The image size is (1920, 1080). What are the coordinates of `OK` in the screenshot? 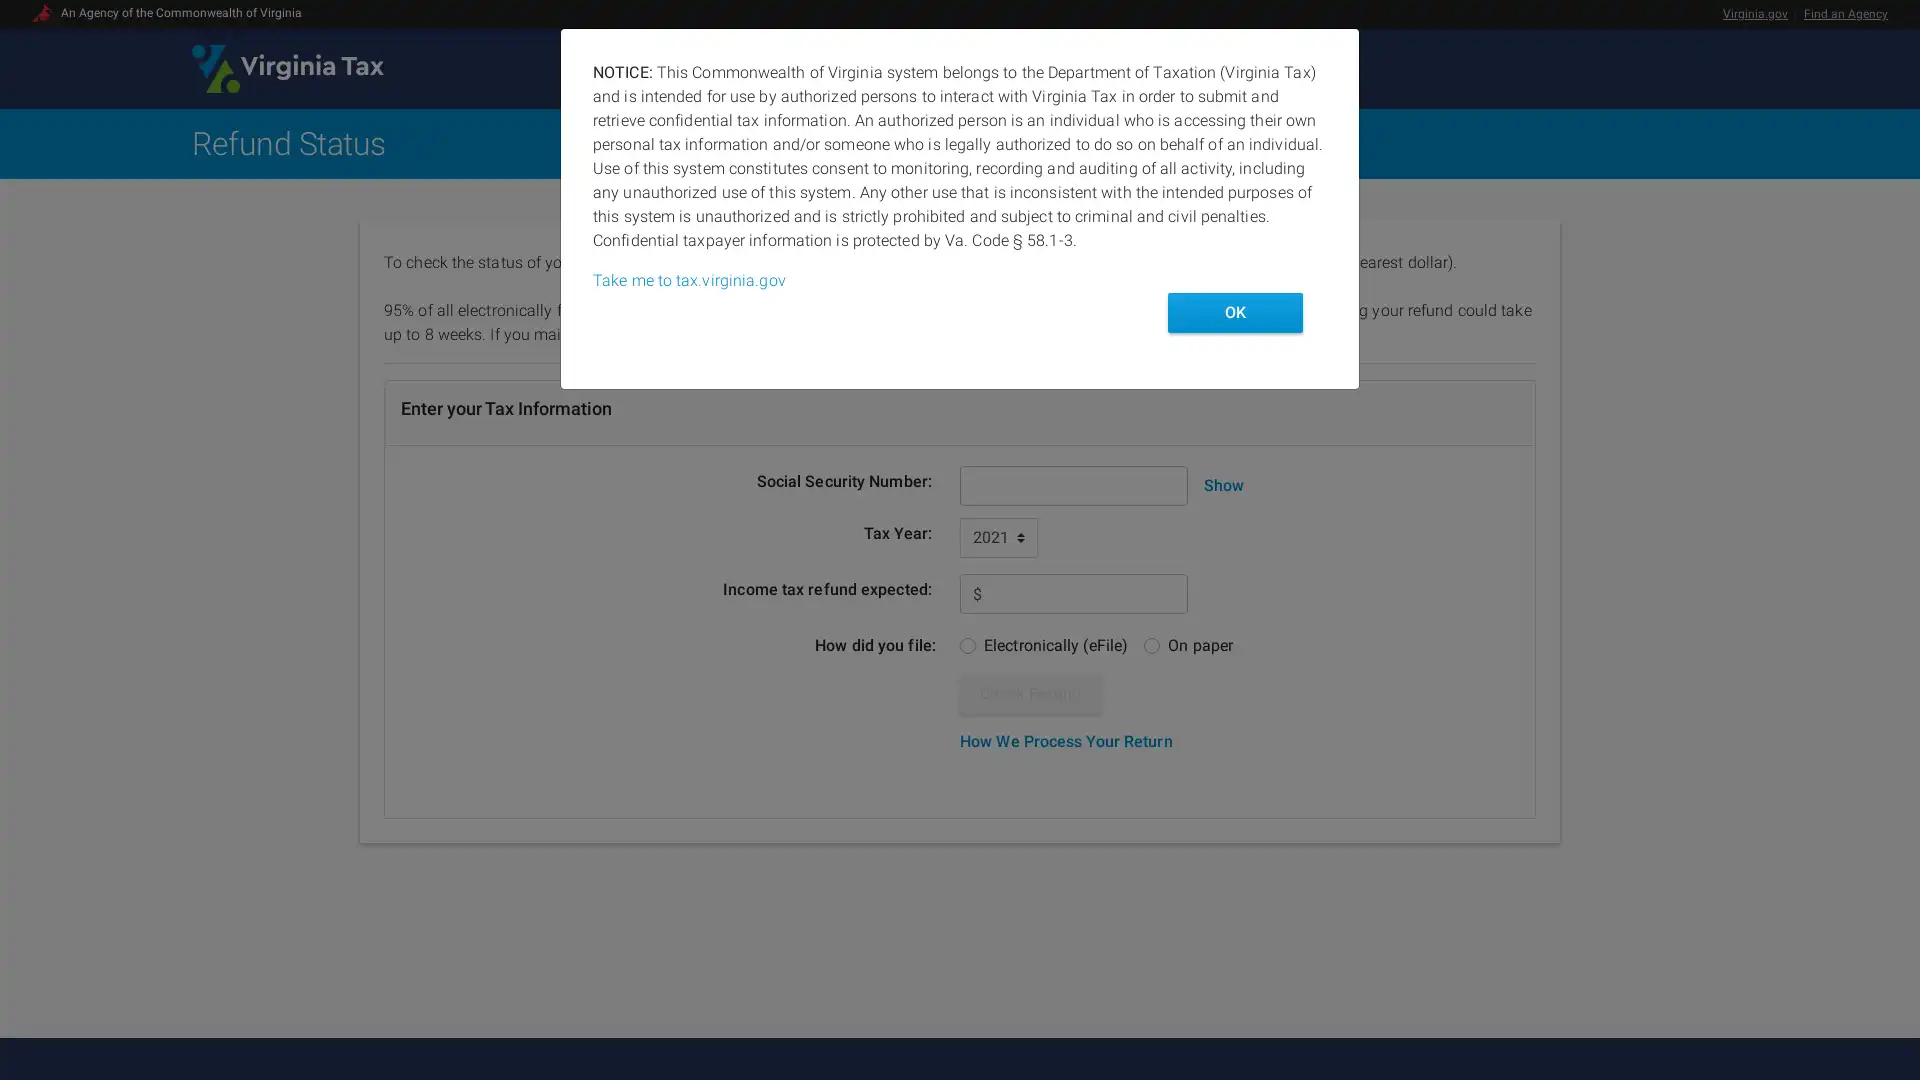 It's located at (1234, 312).